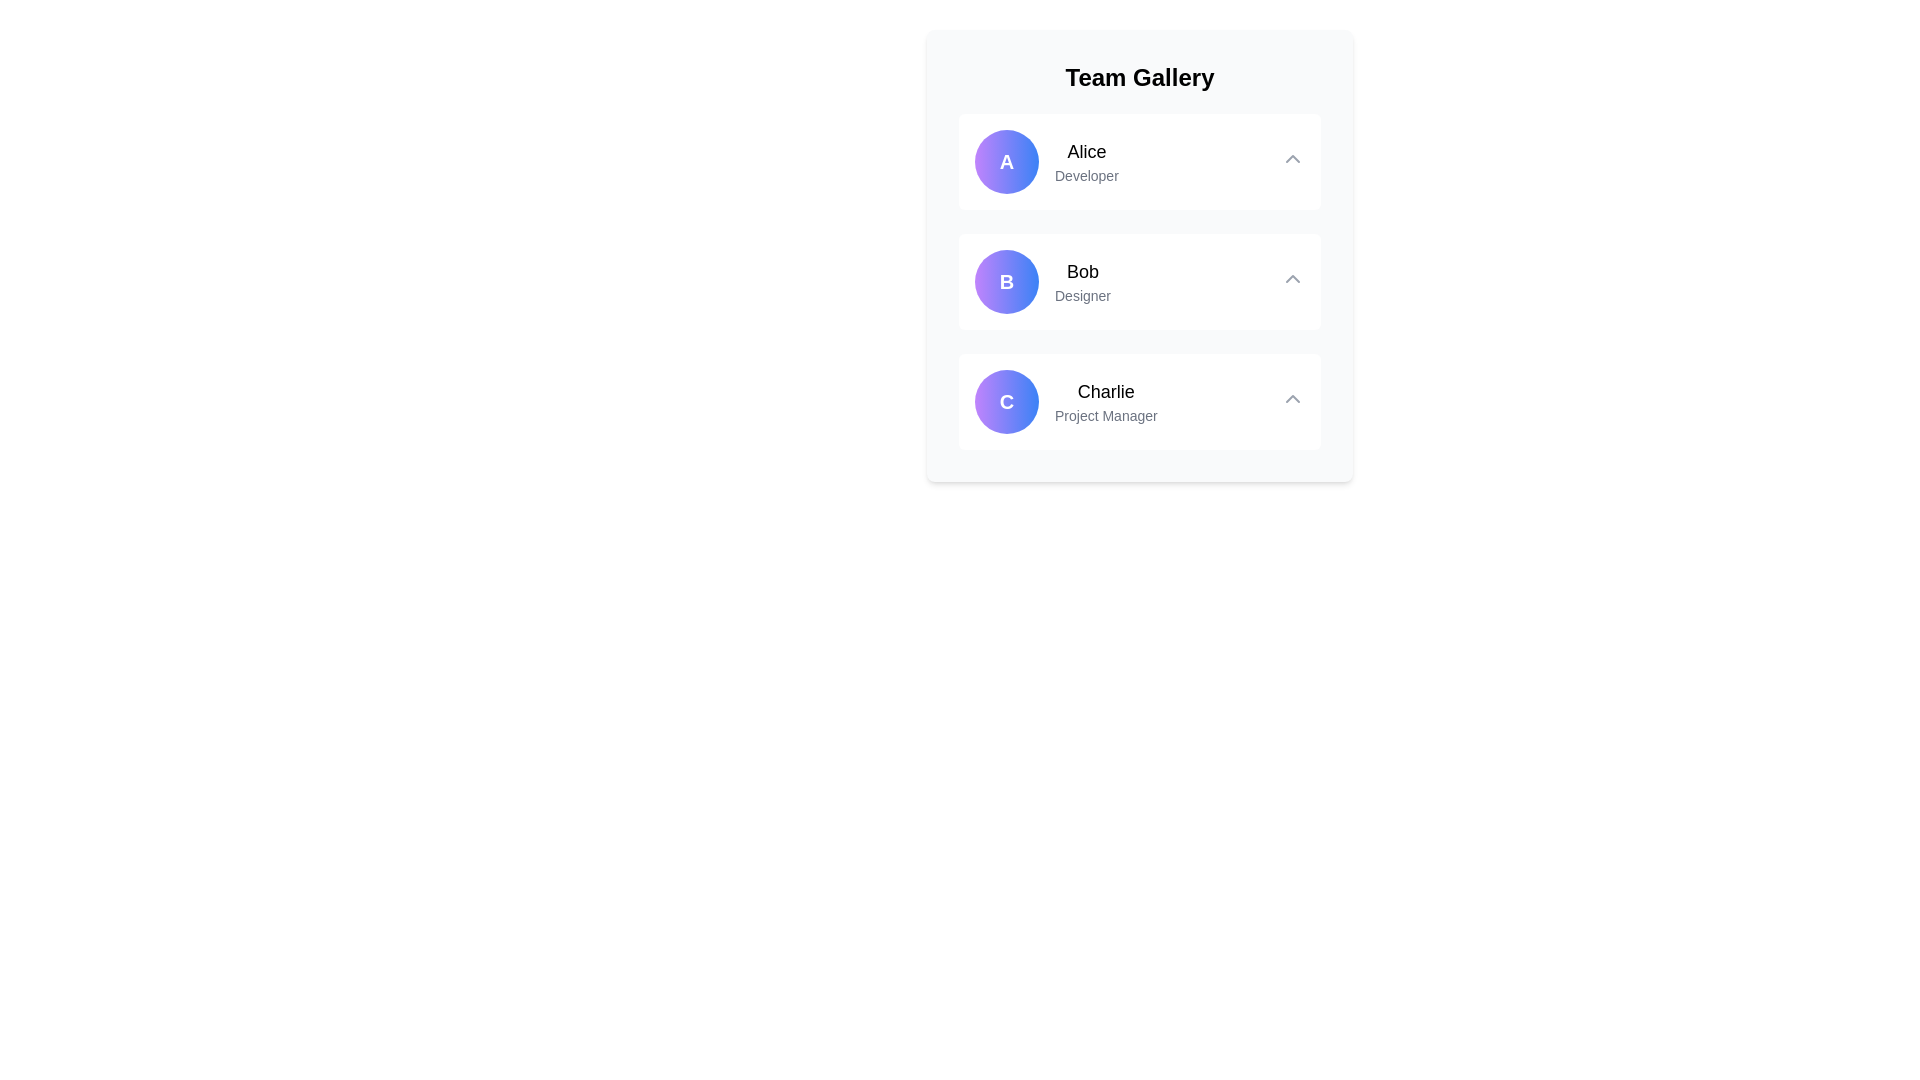  I want to click on the profile card representing a team member, which is the second item in the vertical list under the 'Team Gallery' section, so click(1041, 281).